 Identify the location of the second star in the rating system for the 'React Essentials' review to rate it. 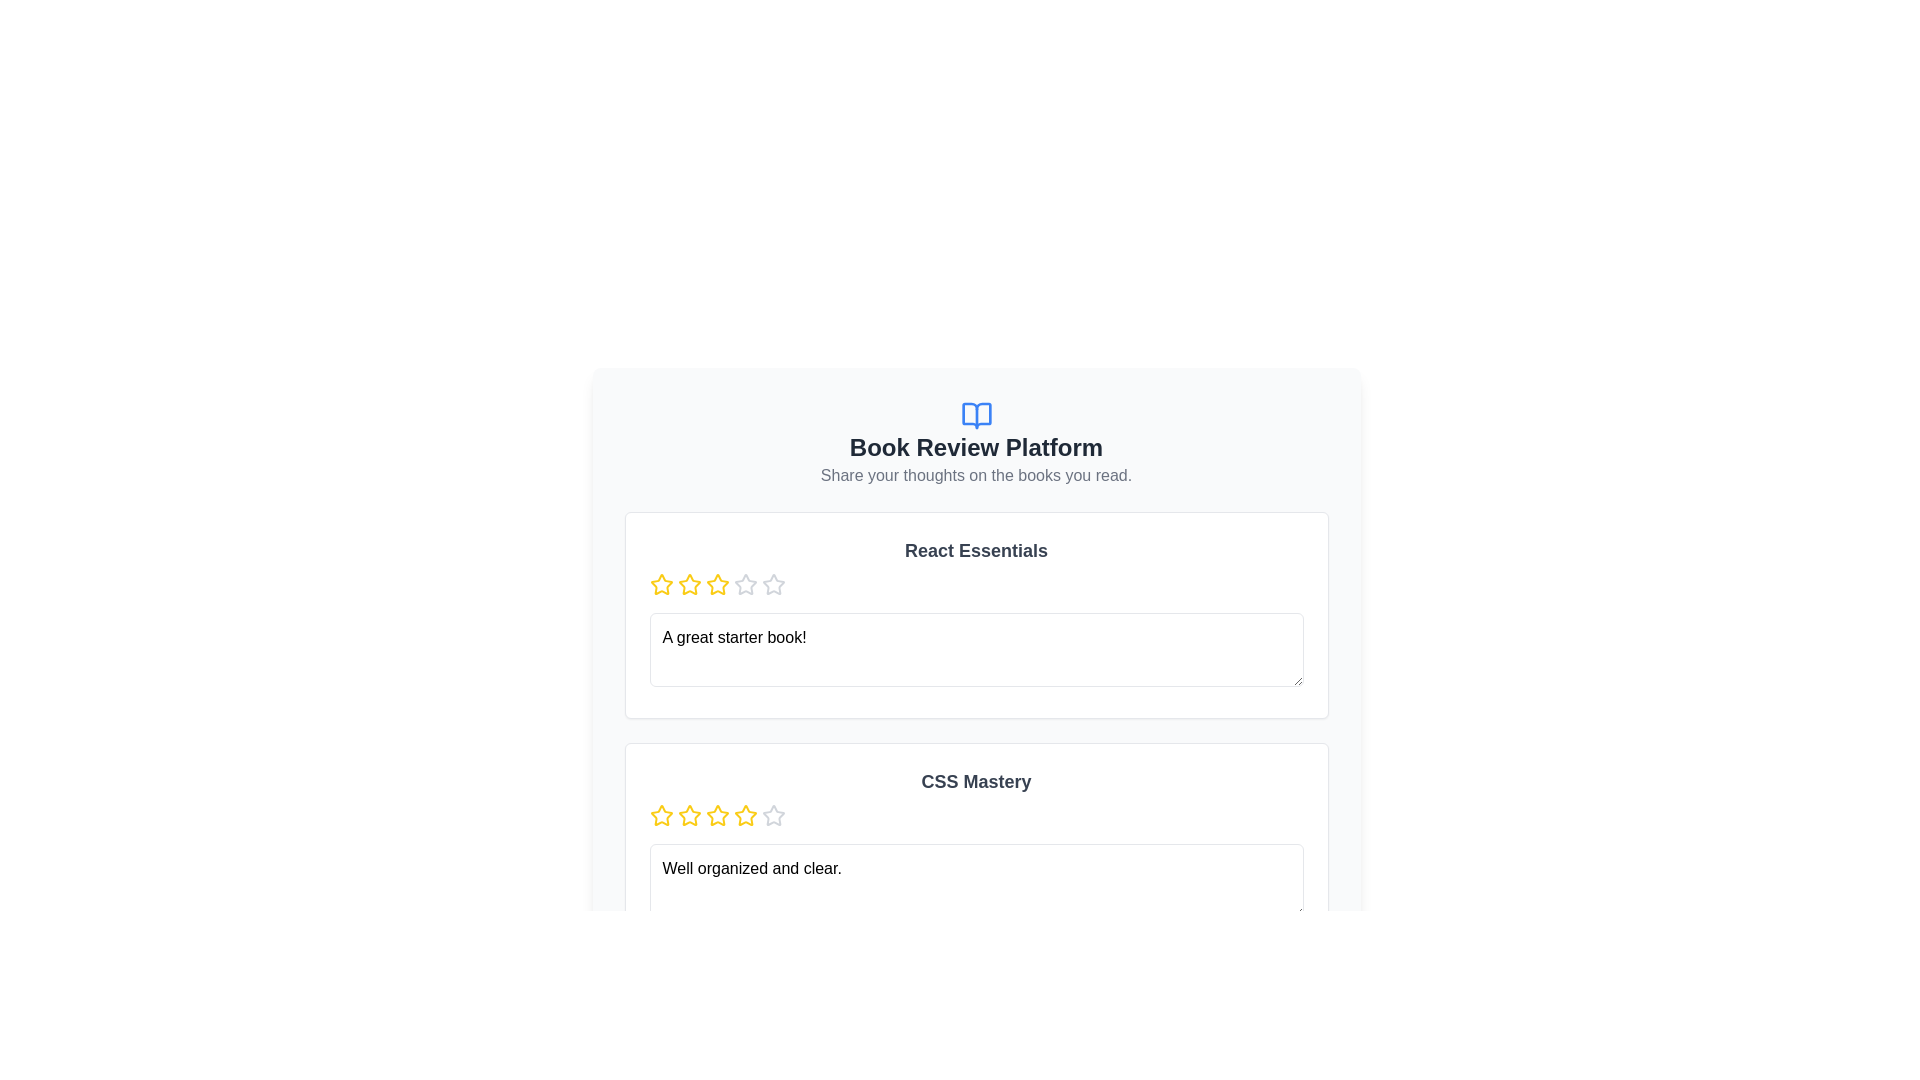
(717, 584).